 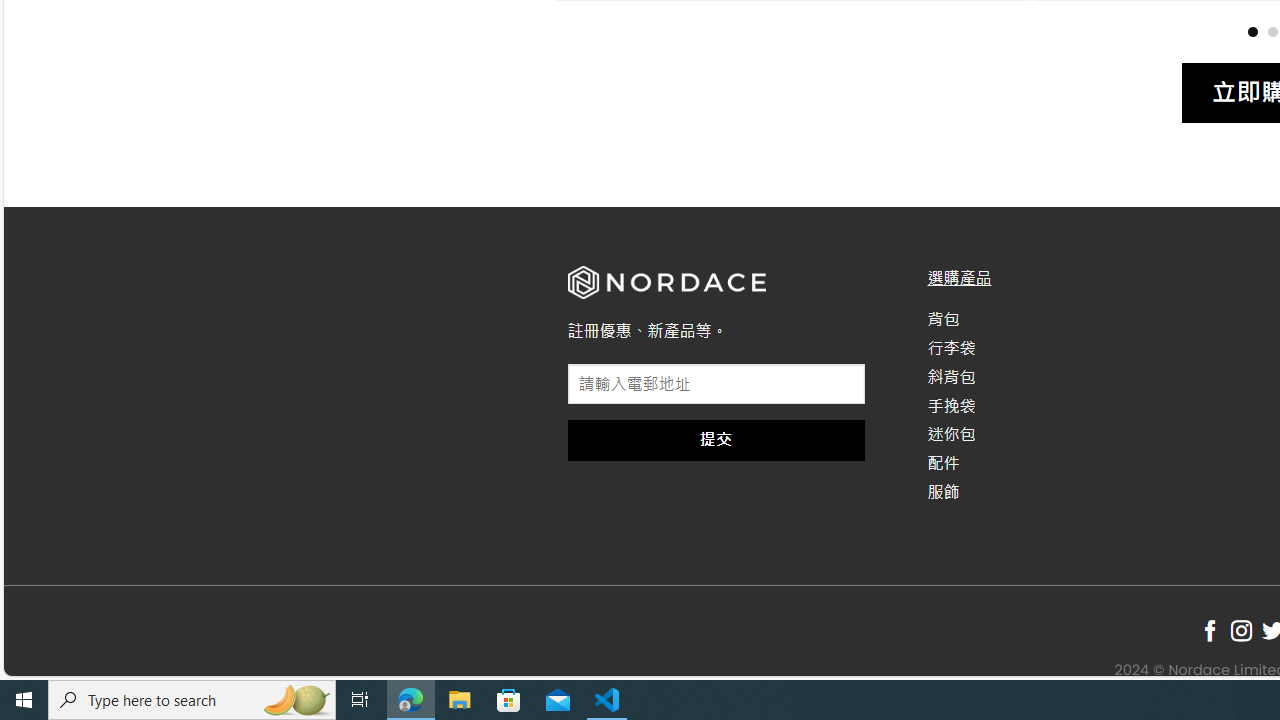 What do you see at coordinates (1240, 631) in the screenshot?
I see `'Follow on Instagram'` at bounding box center [1240, 631].